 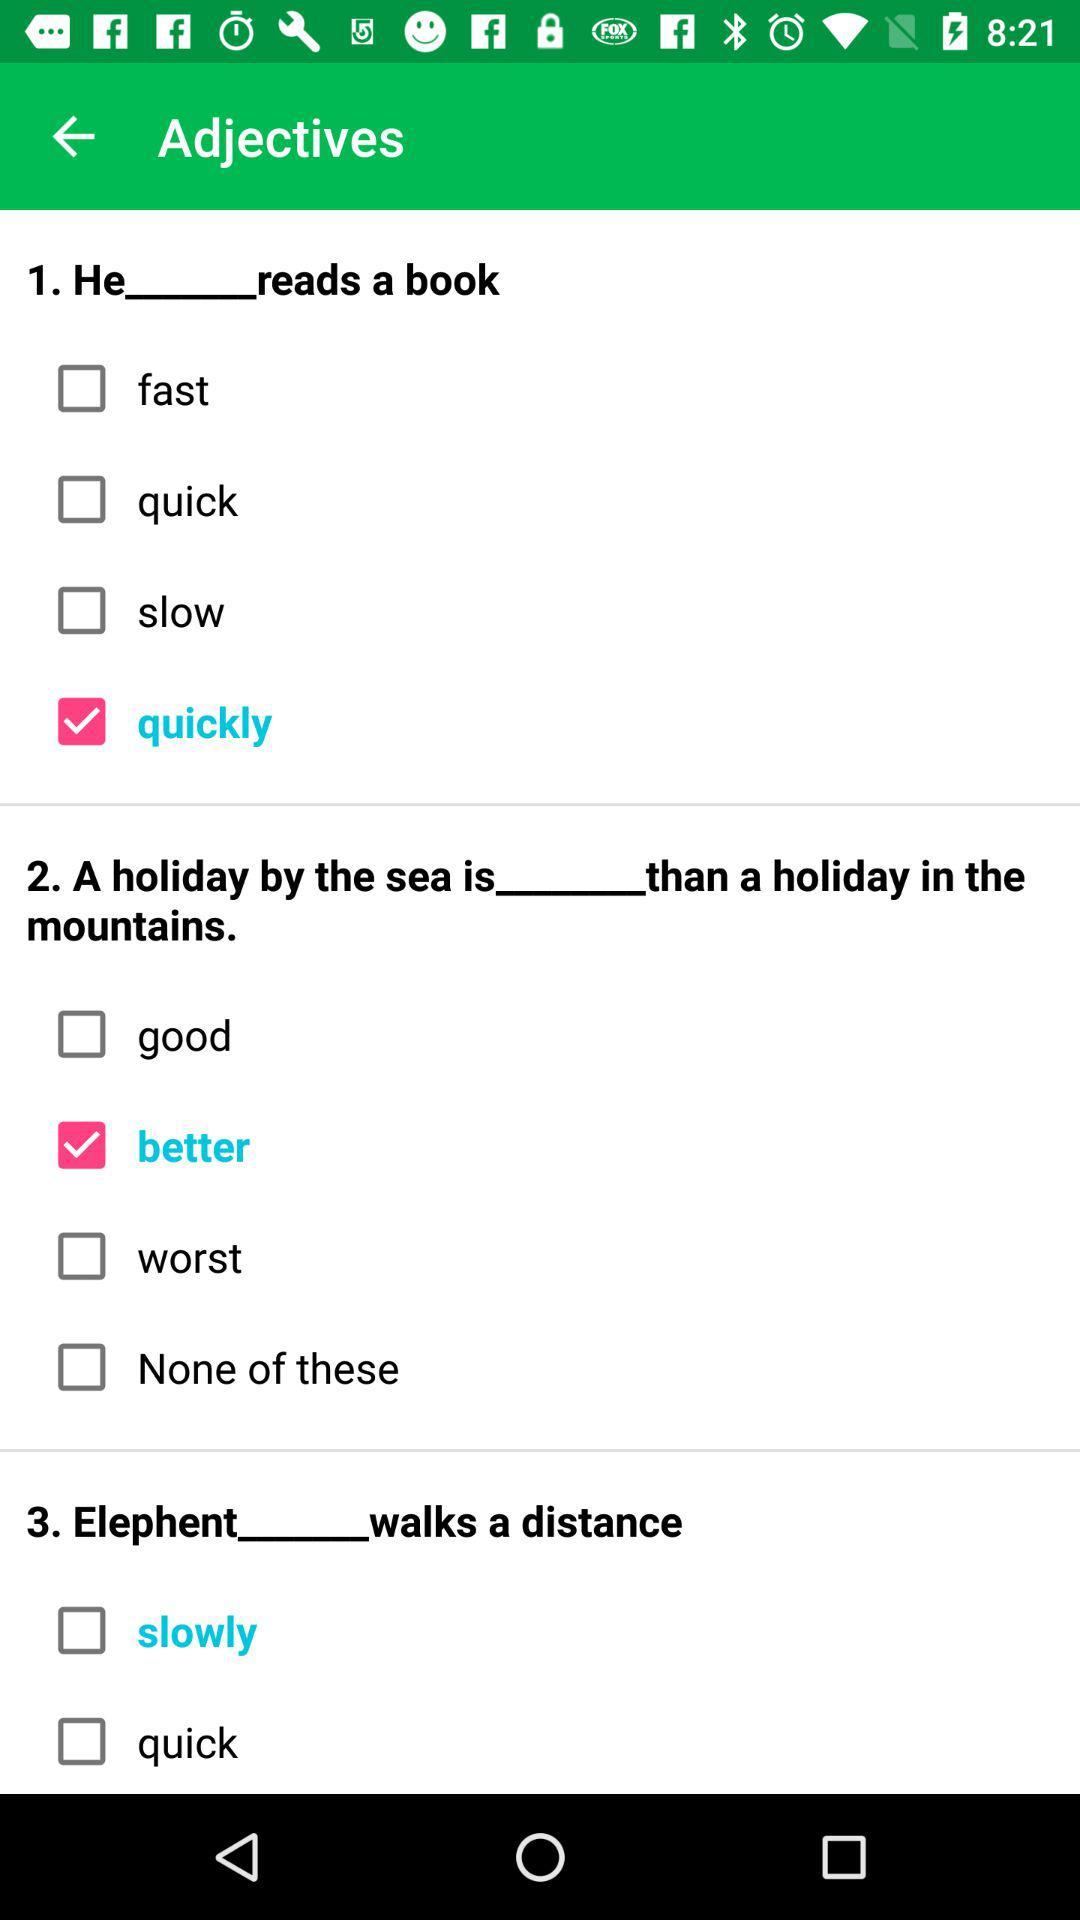 I want to click on the item above the quick, so click(x=587, y=388).